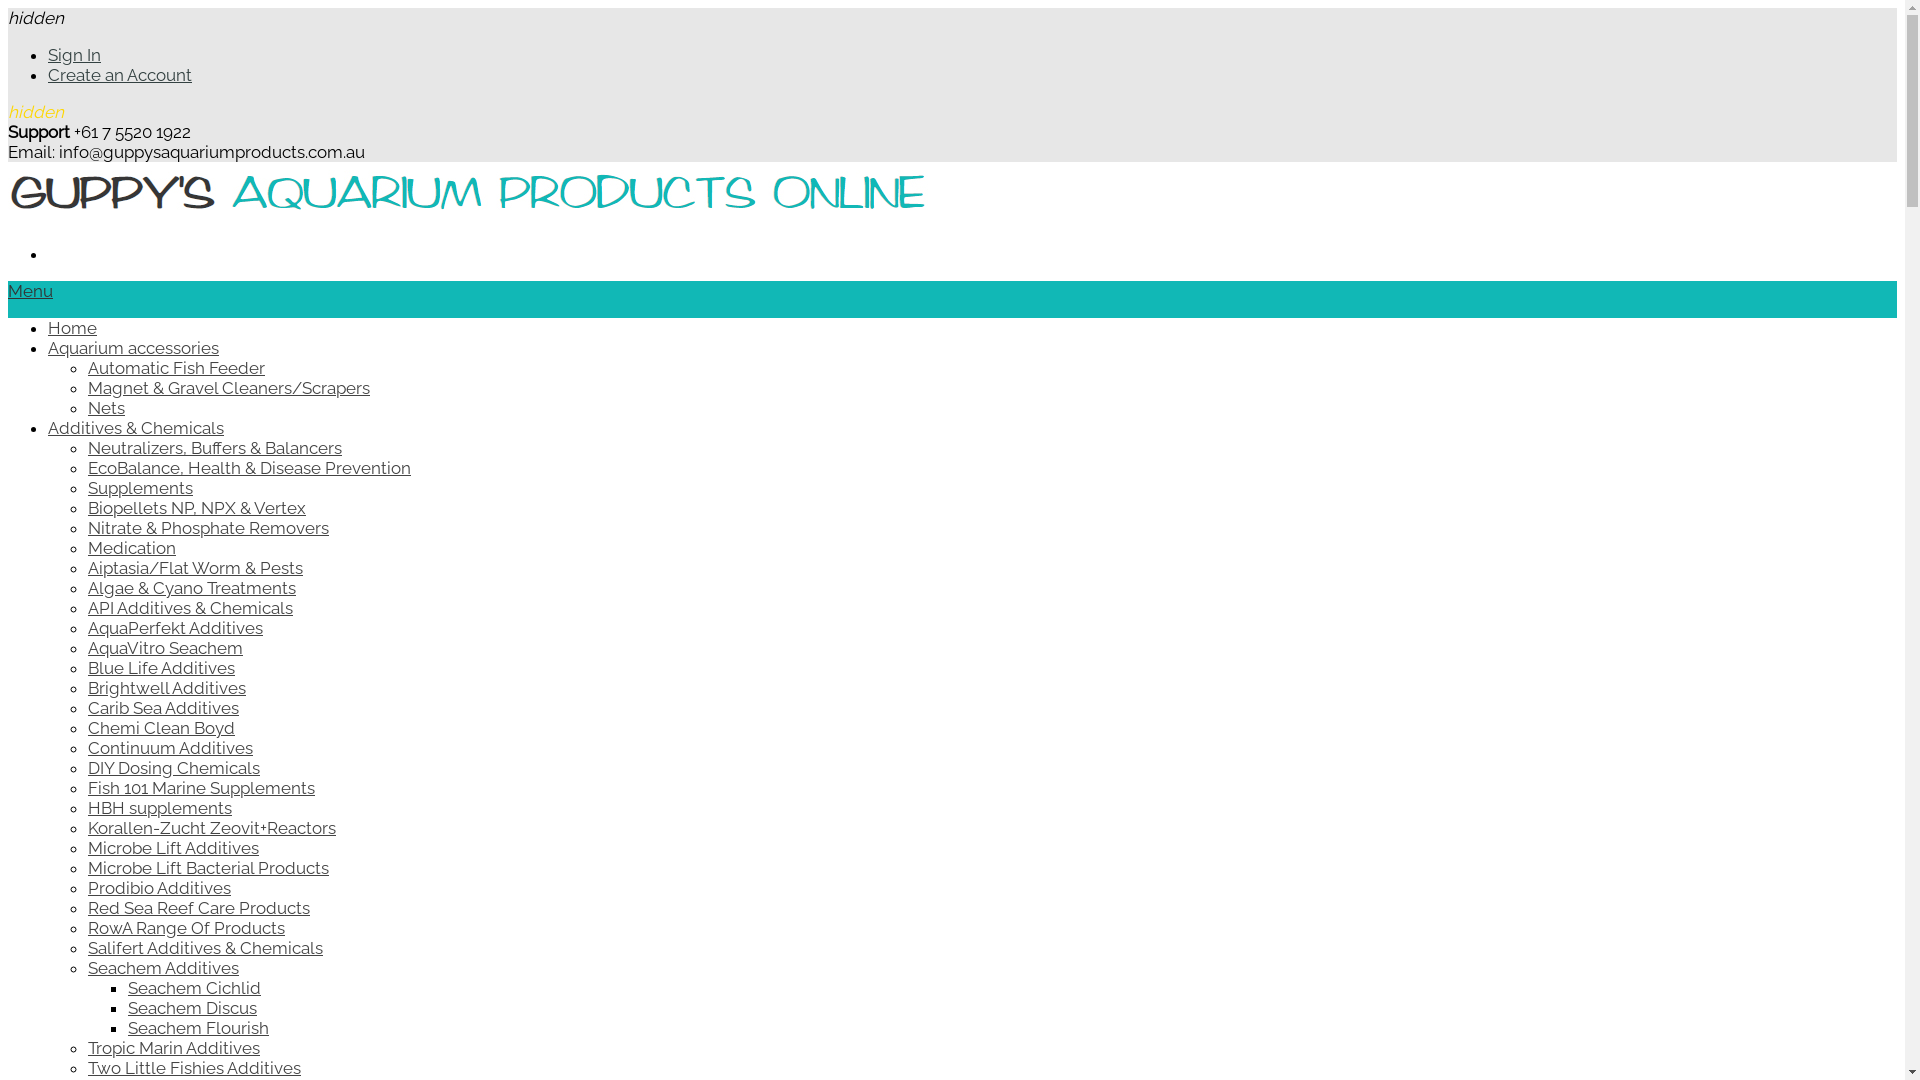 This screenshot has height=1080, width=1920. Describe the element at coordinates (190, 607) in the screenshot. I see `'API Additives & Chemicals'` at that location.